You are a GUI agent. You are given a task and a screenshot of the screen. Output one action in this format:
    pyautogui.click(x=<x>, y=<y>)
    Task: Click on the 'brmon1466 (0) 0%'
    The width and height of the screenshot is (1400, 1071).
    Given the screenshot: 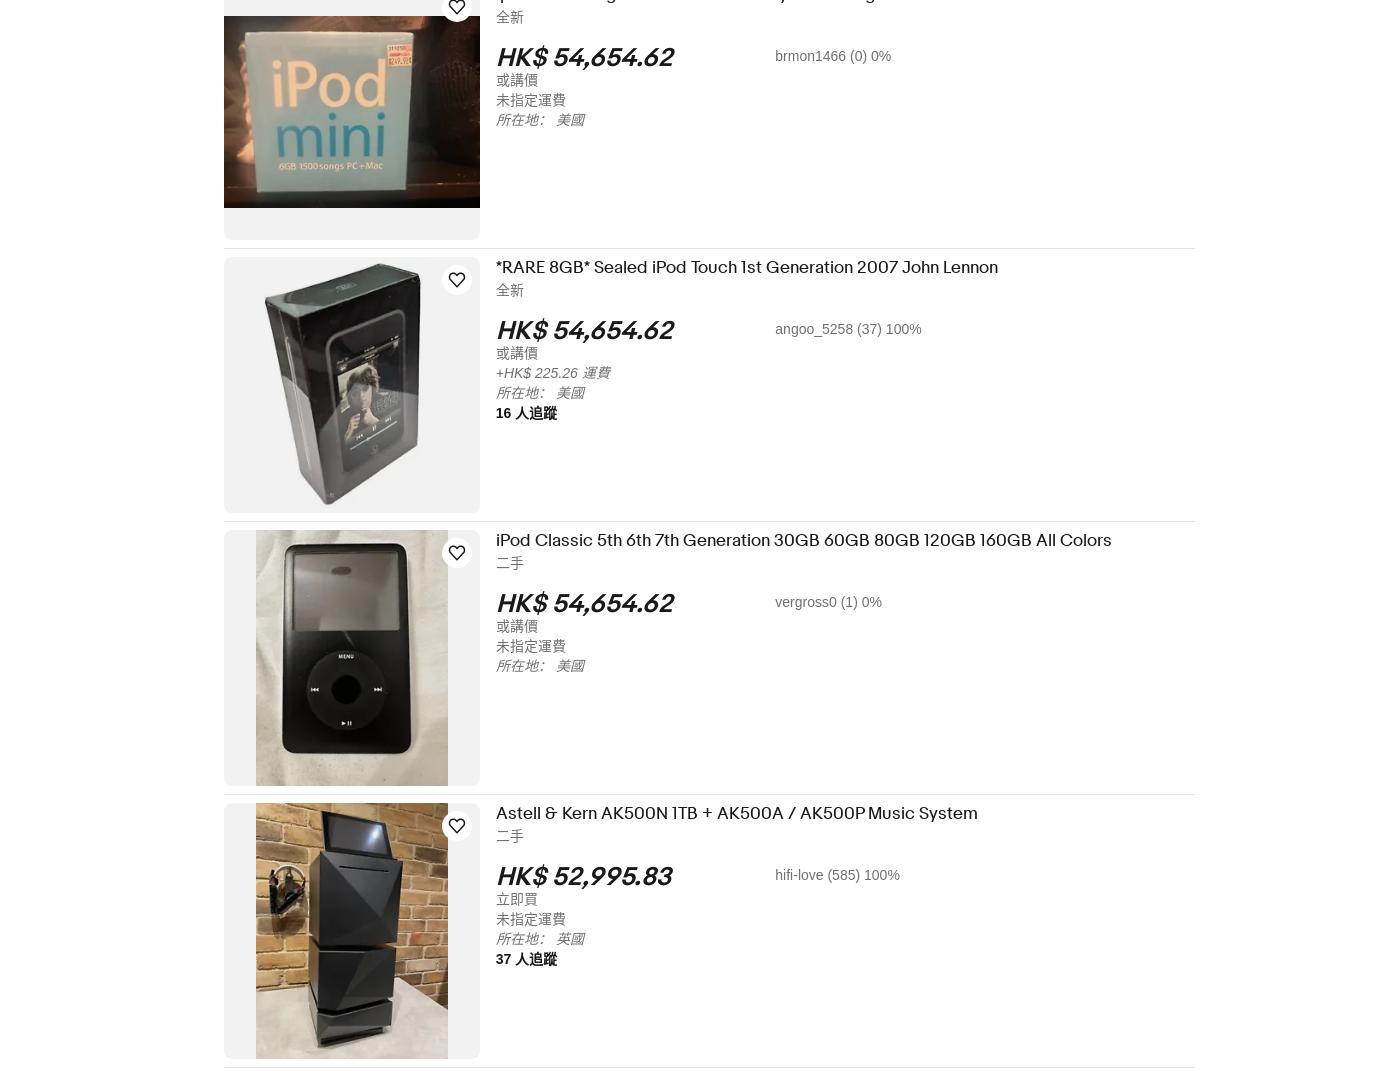 What is the action you would take?
    pyautogui.click(x=846, y=55)
    